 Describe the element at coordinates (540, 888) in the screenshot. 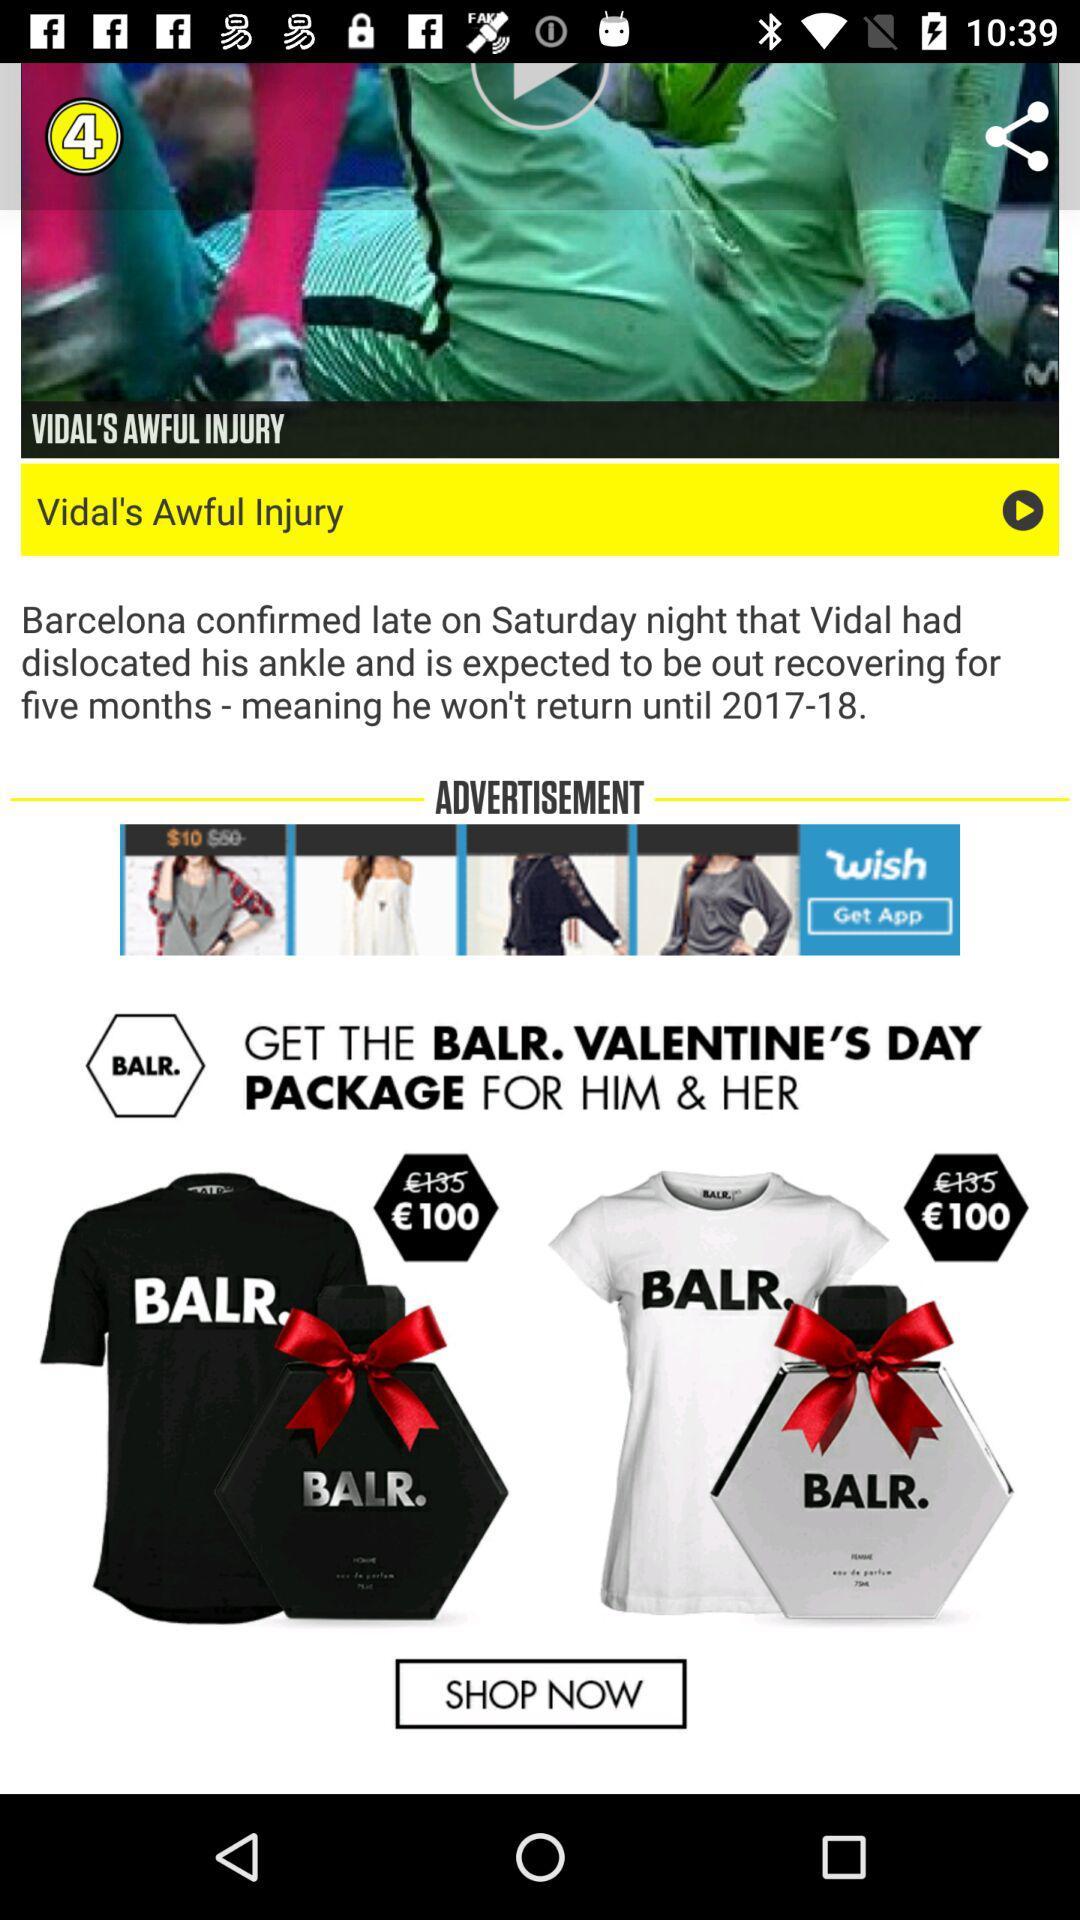

I see `advatisment` at that location.